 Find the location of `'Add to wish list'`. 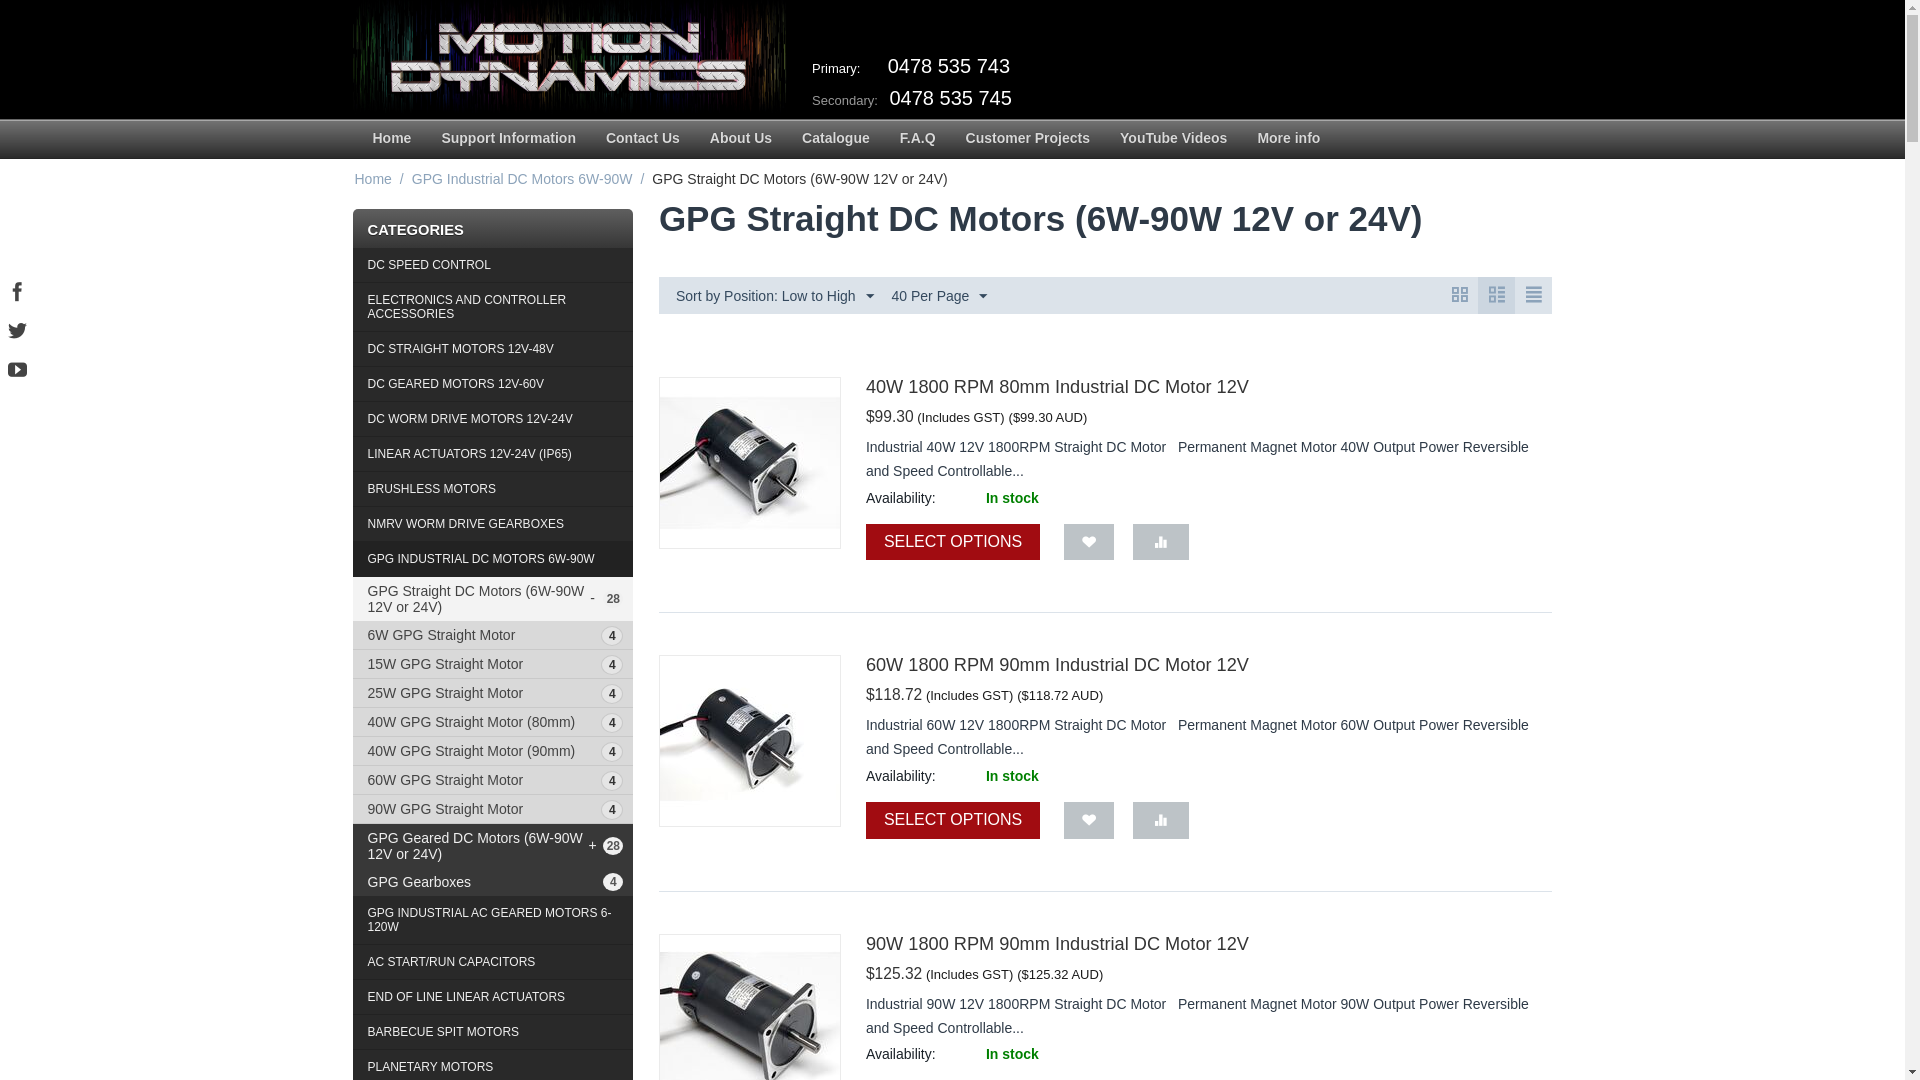

'Add to wish list' is located at coordinates (1088, 820).